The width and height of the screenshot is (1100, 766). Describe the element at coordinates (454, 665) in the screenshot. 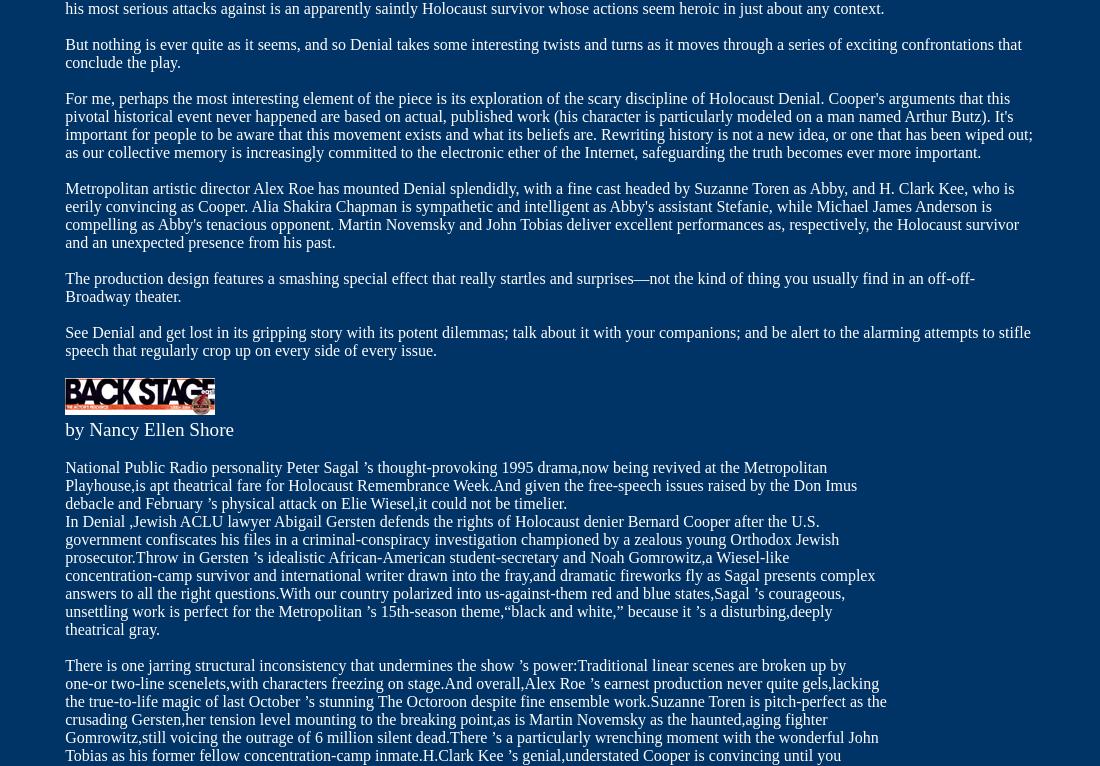

I see `'There
is
one
jarring
structural
inconsistency that undermines the show ’s
power:Traditional linear scenes are broken up by'` at that location.